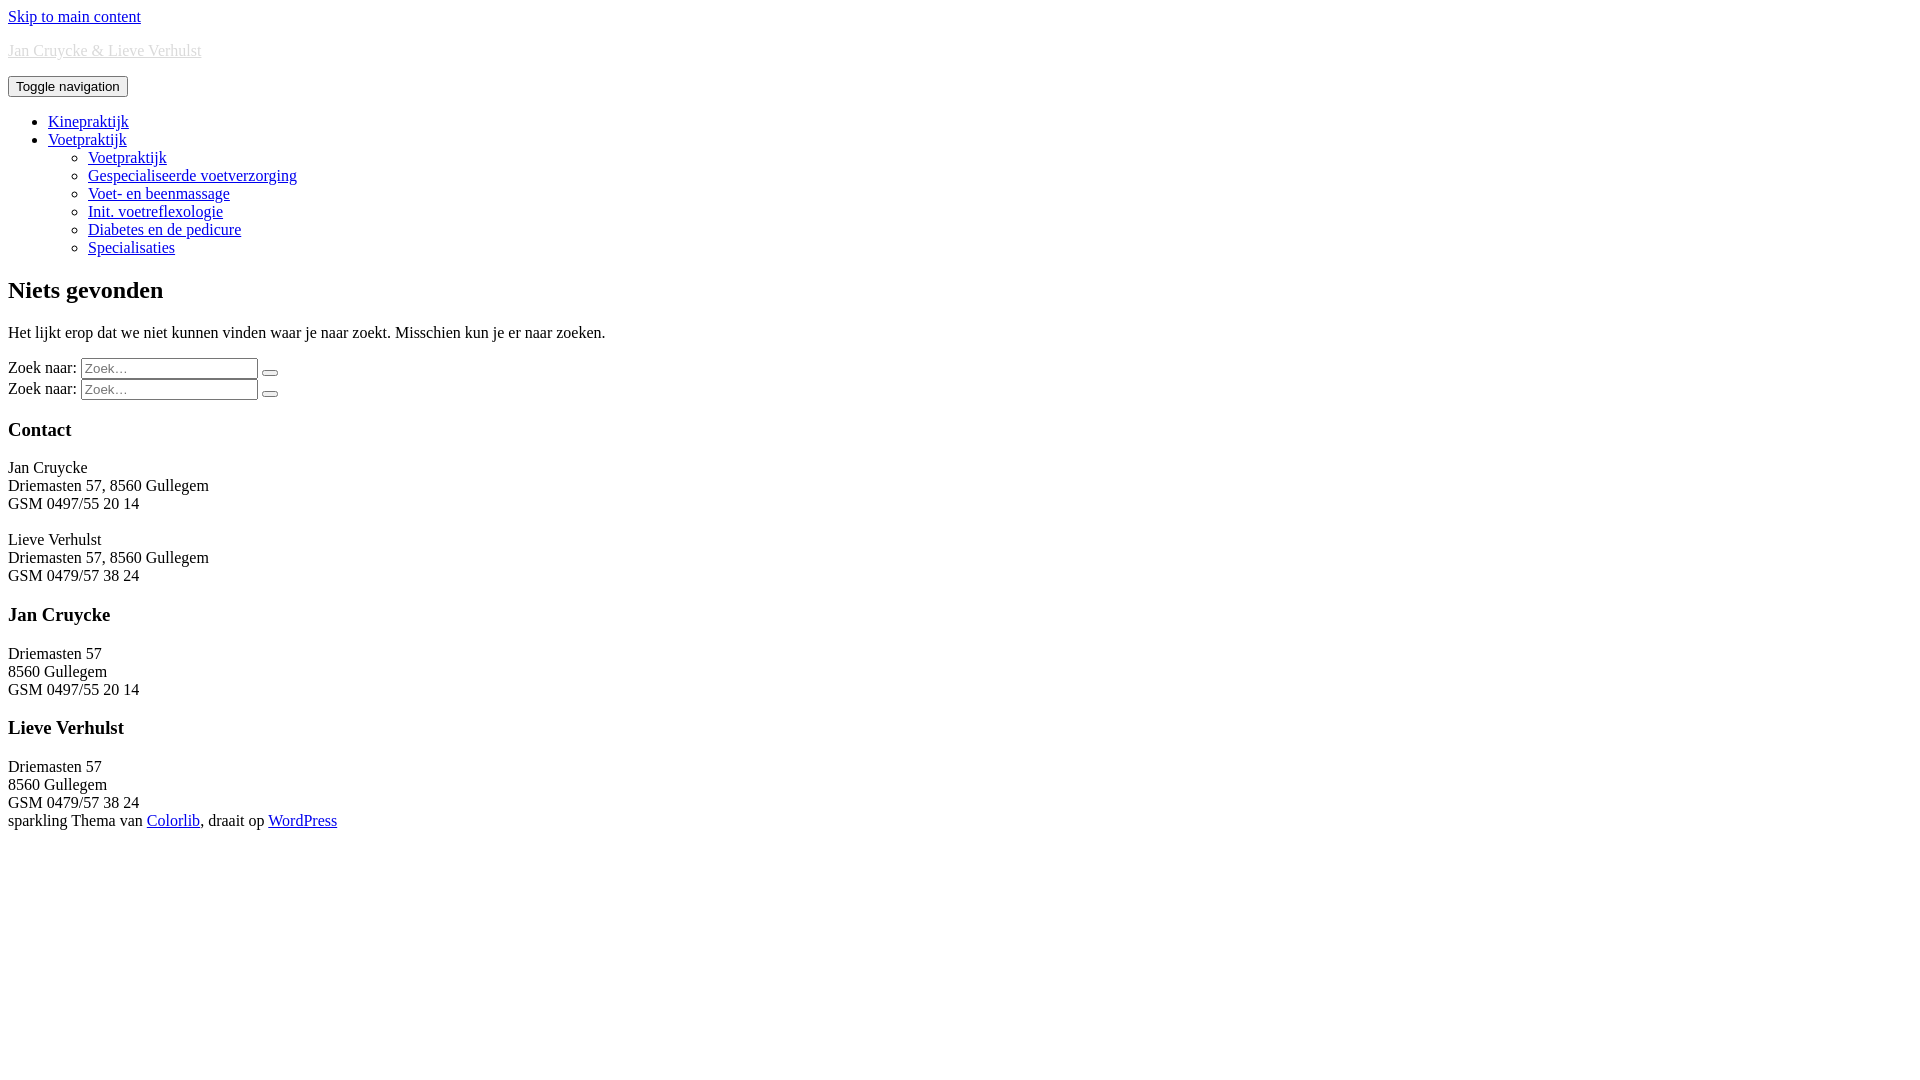  What do you see at coordinates (67, 85) in the screenshot?
I see `'Toggle navigation'` at bounding box center [67, 85].